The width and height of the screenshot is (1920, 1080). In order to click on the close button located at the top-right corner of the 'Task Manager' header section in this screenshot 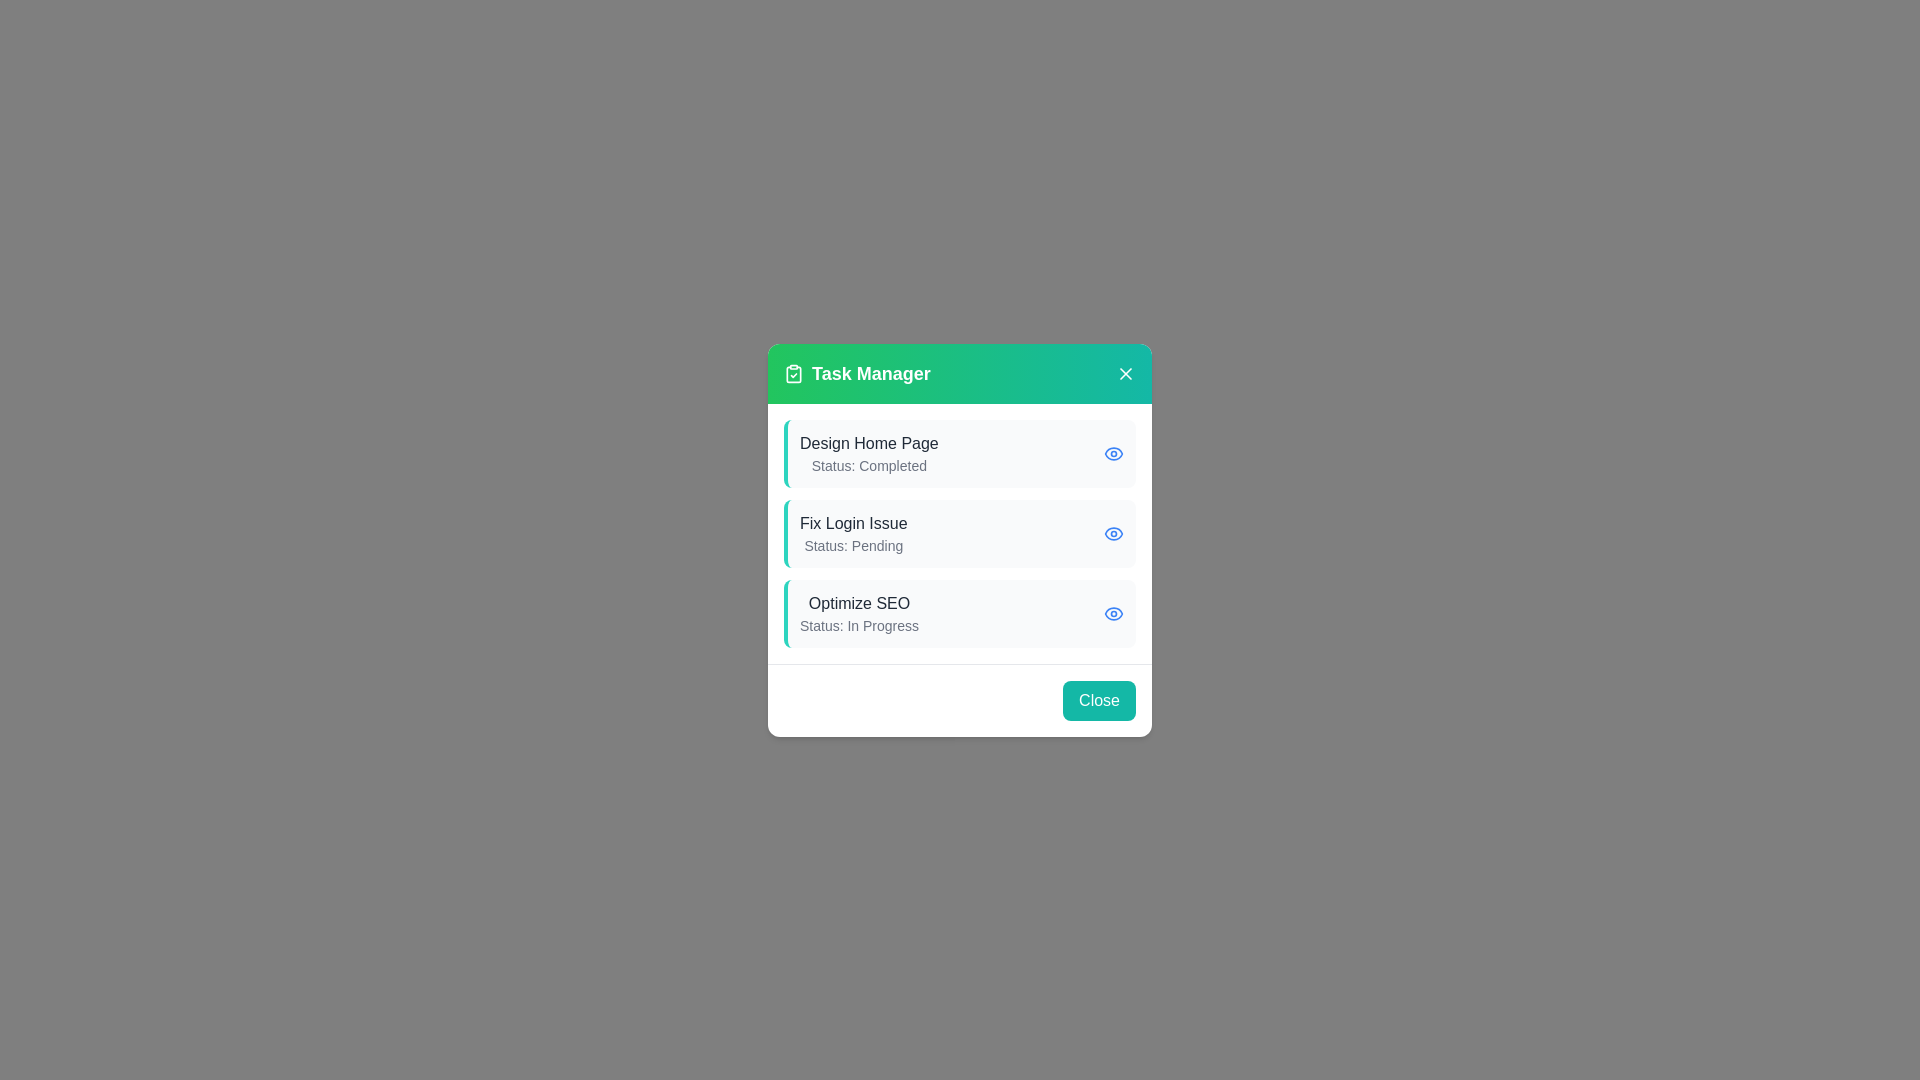, I will do `click(1126, 373)`.